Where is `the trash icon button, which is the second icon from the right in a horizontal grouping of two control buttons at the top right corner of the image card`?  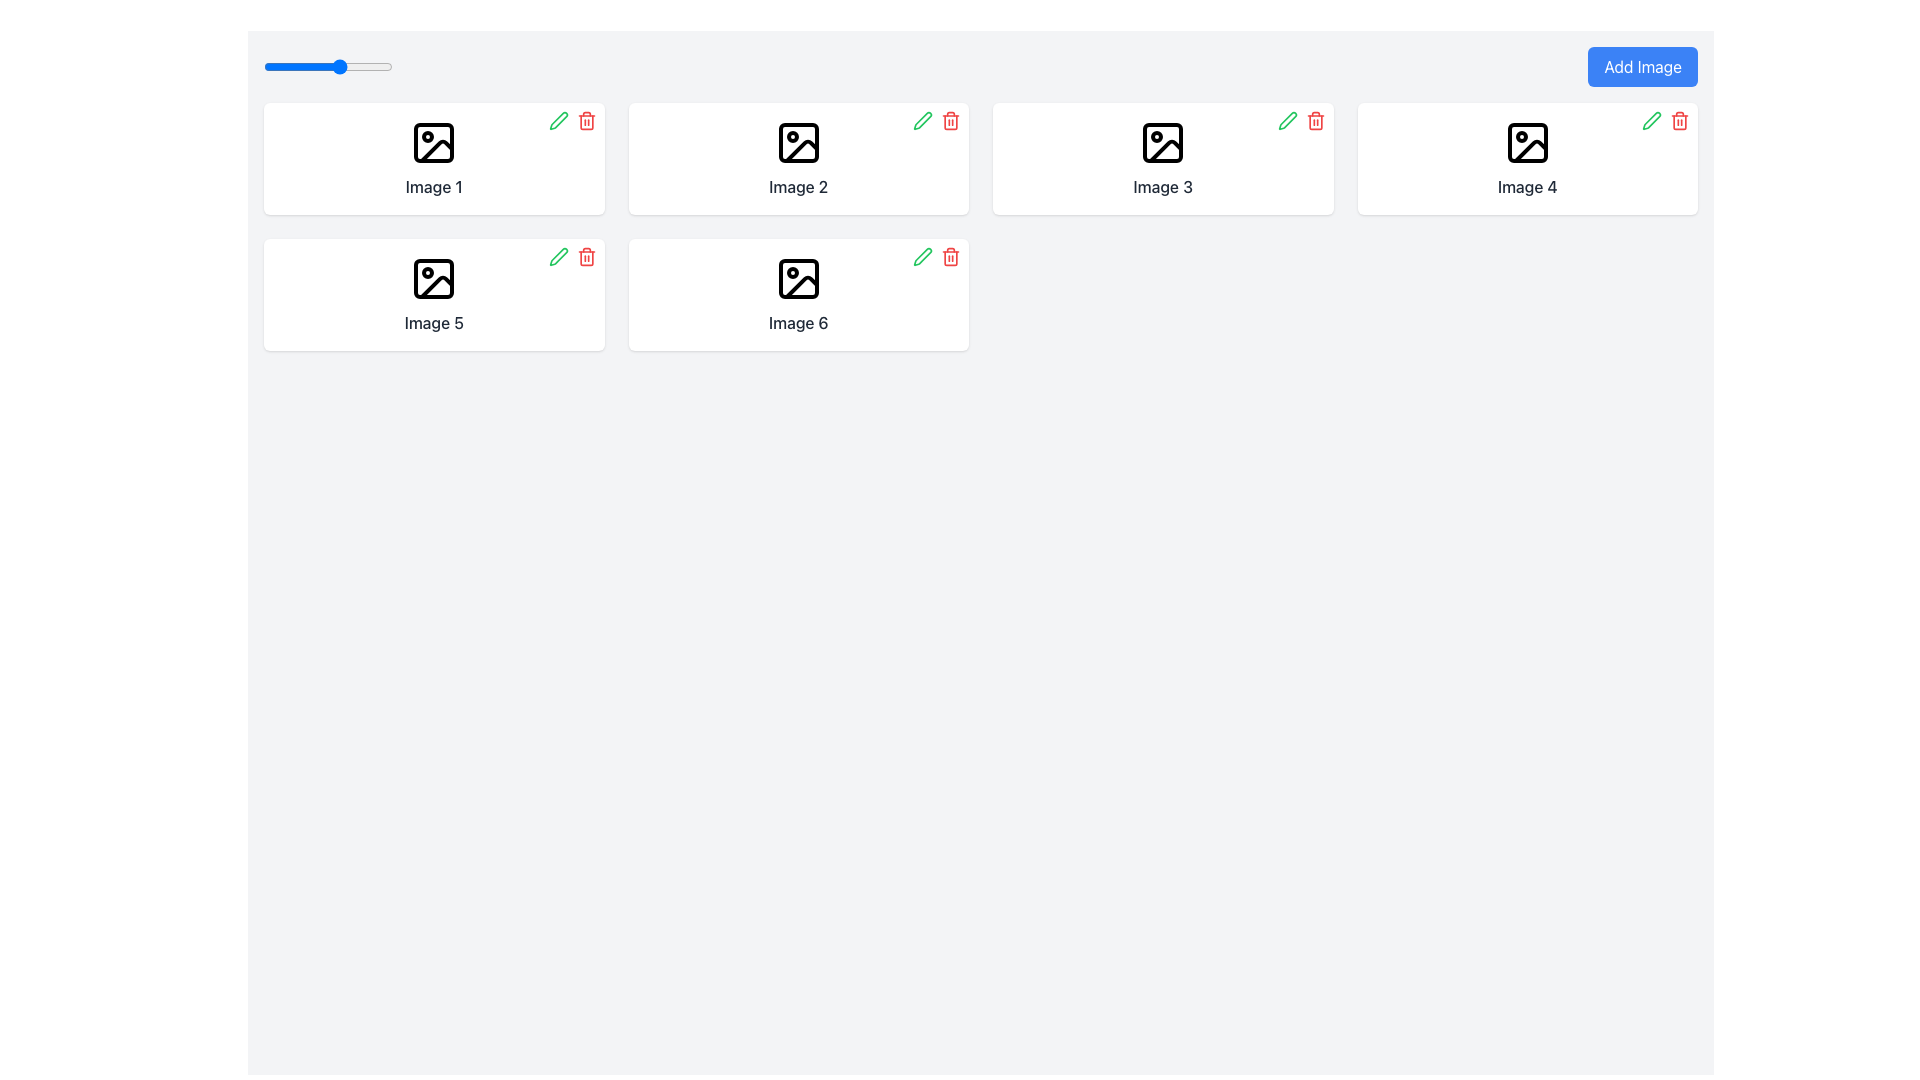 the trash icon button, which is the second icon from the right in a horizontal grouping of two control buttons at the top right corner of the image card is located at coordinates (585, 256).